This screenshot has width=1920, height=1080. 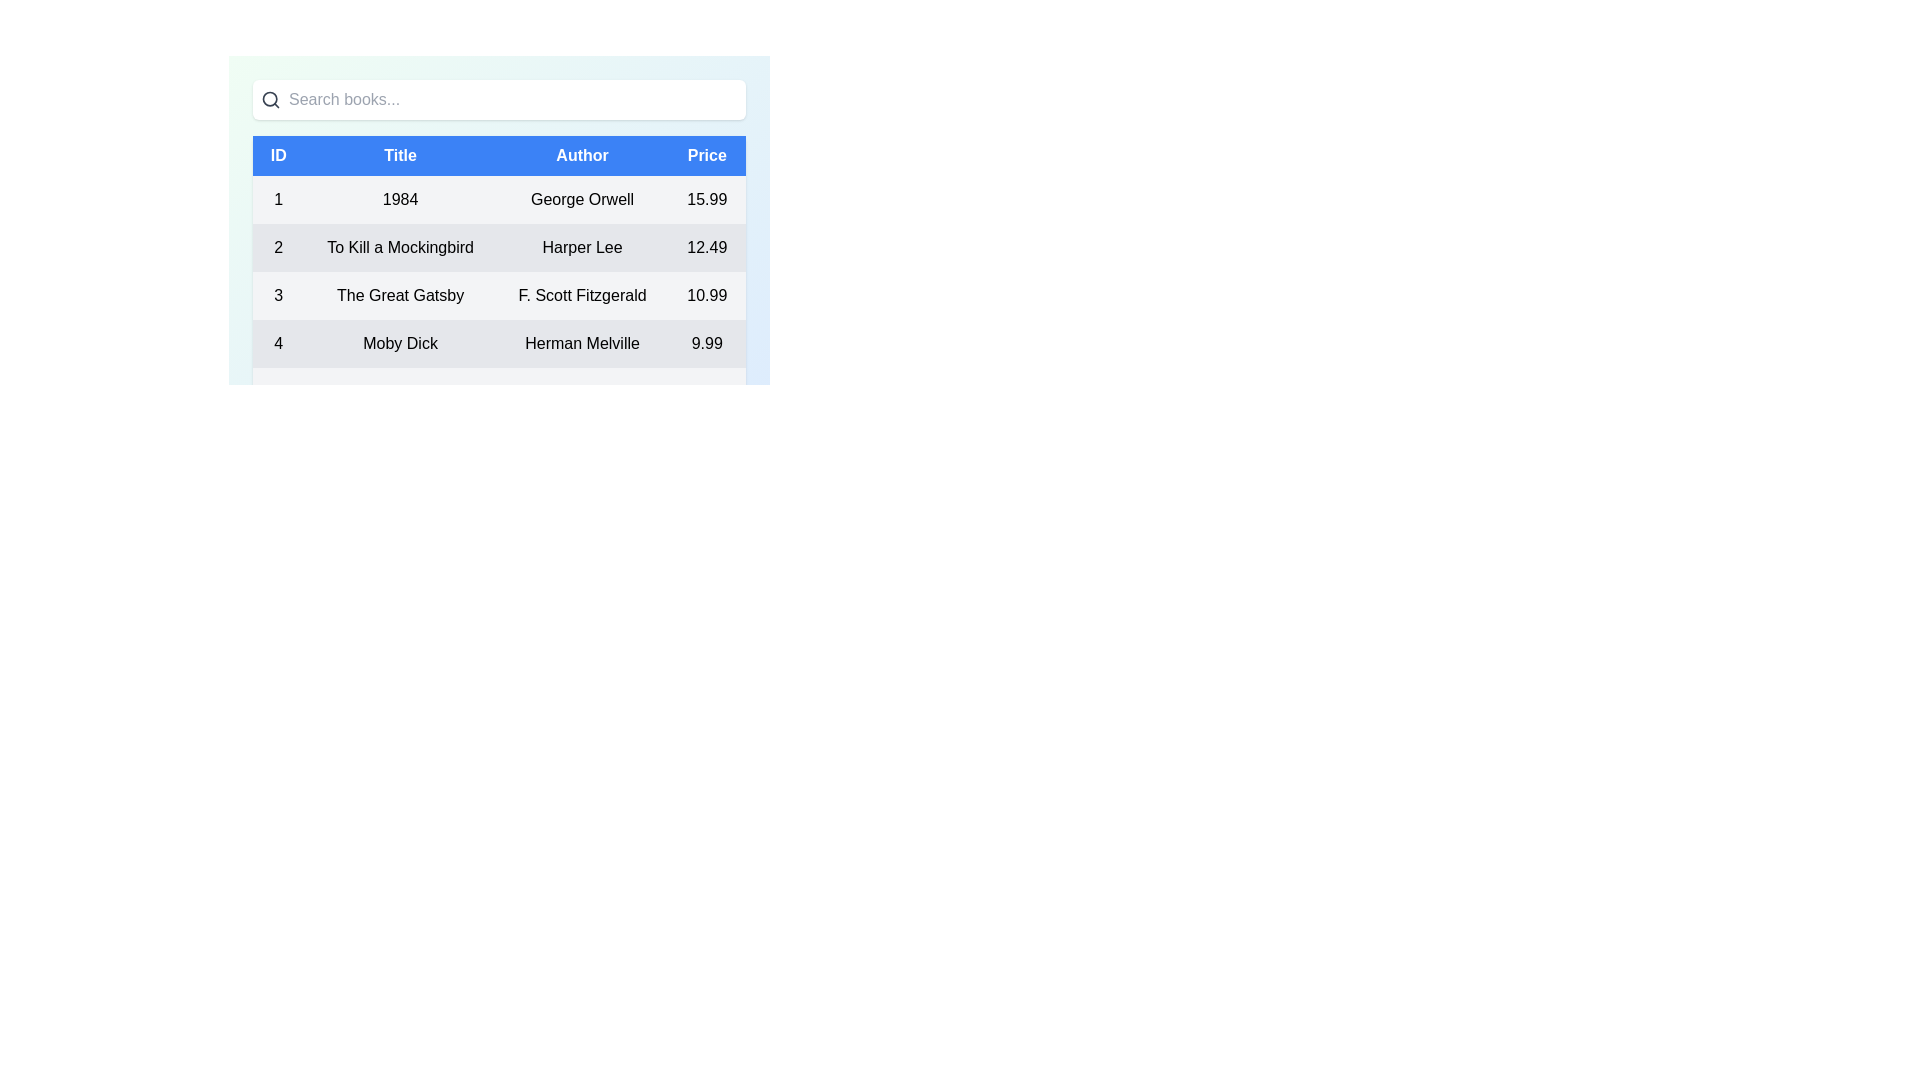 What do you see at coordinates (707, 296) in the screenshot?
I see `the text label displaying '10.99' in bold font located in the rightmost column under the 'Price' header of the table` at bounding box center [707, 296].